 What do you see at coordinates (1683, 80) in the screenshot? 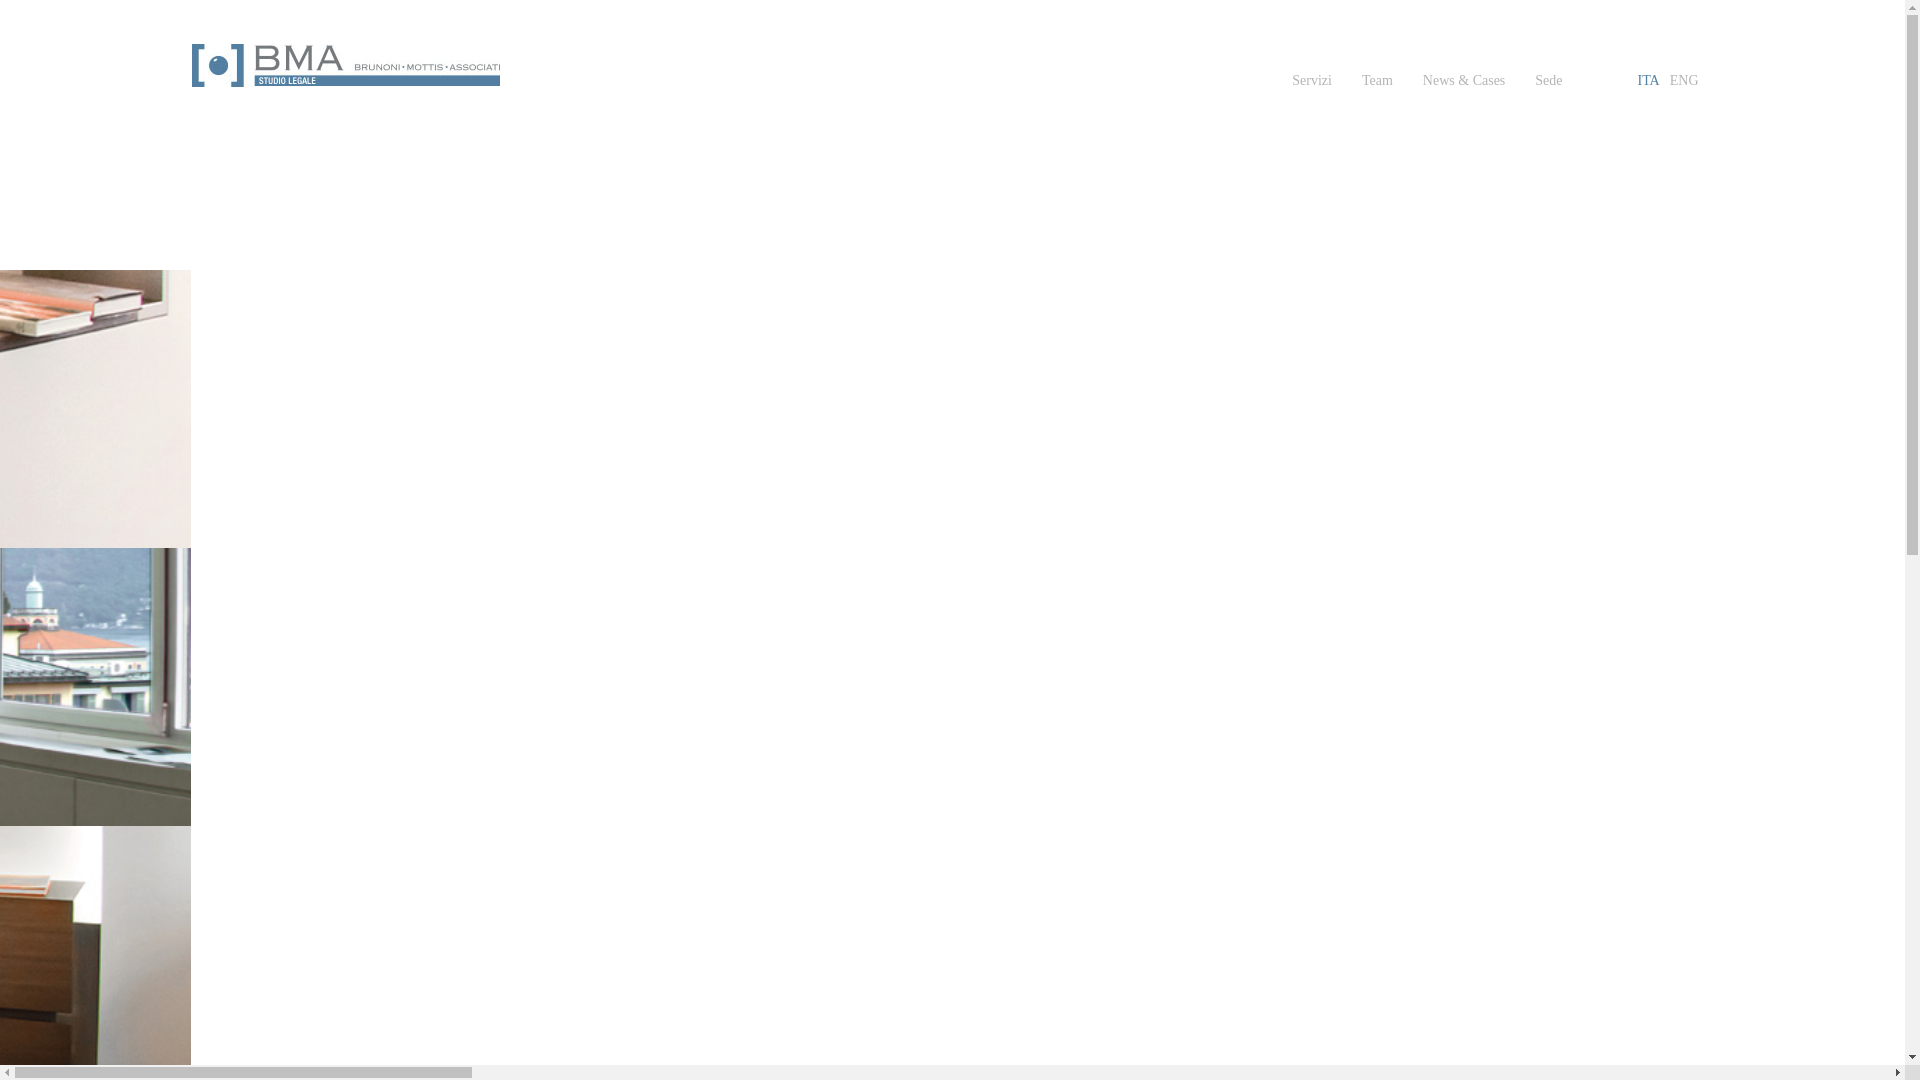
I see `'ENG'` at bounding box center [1683, 80].